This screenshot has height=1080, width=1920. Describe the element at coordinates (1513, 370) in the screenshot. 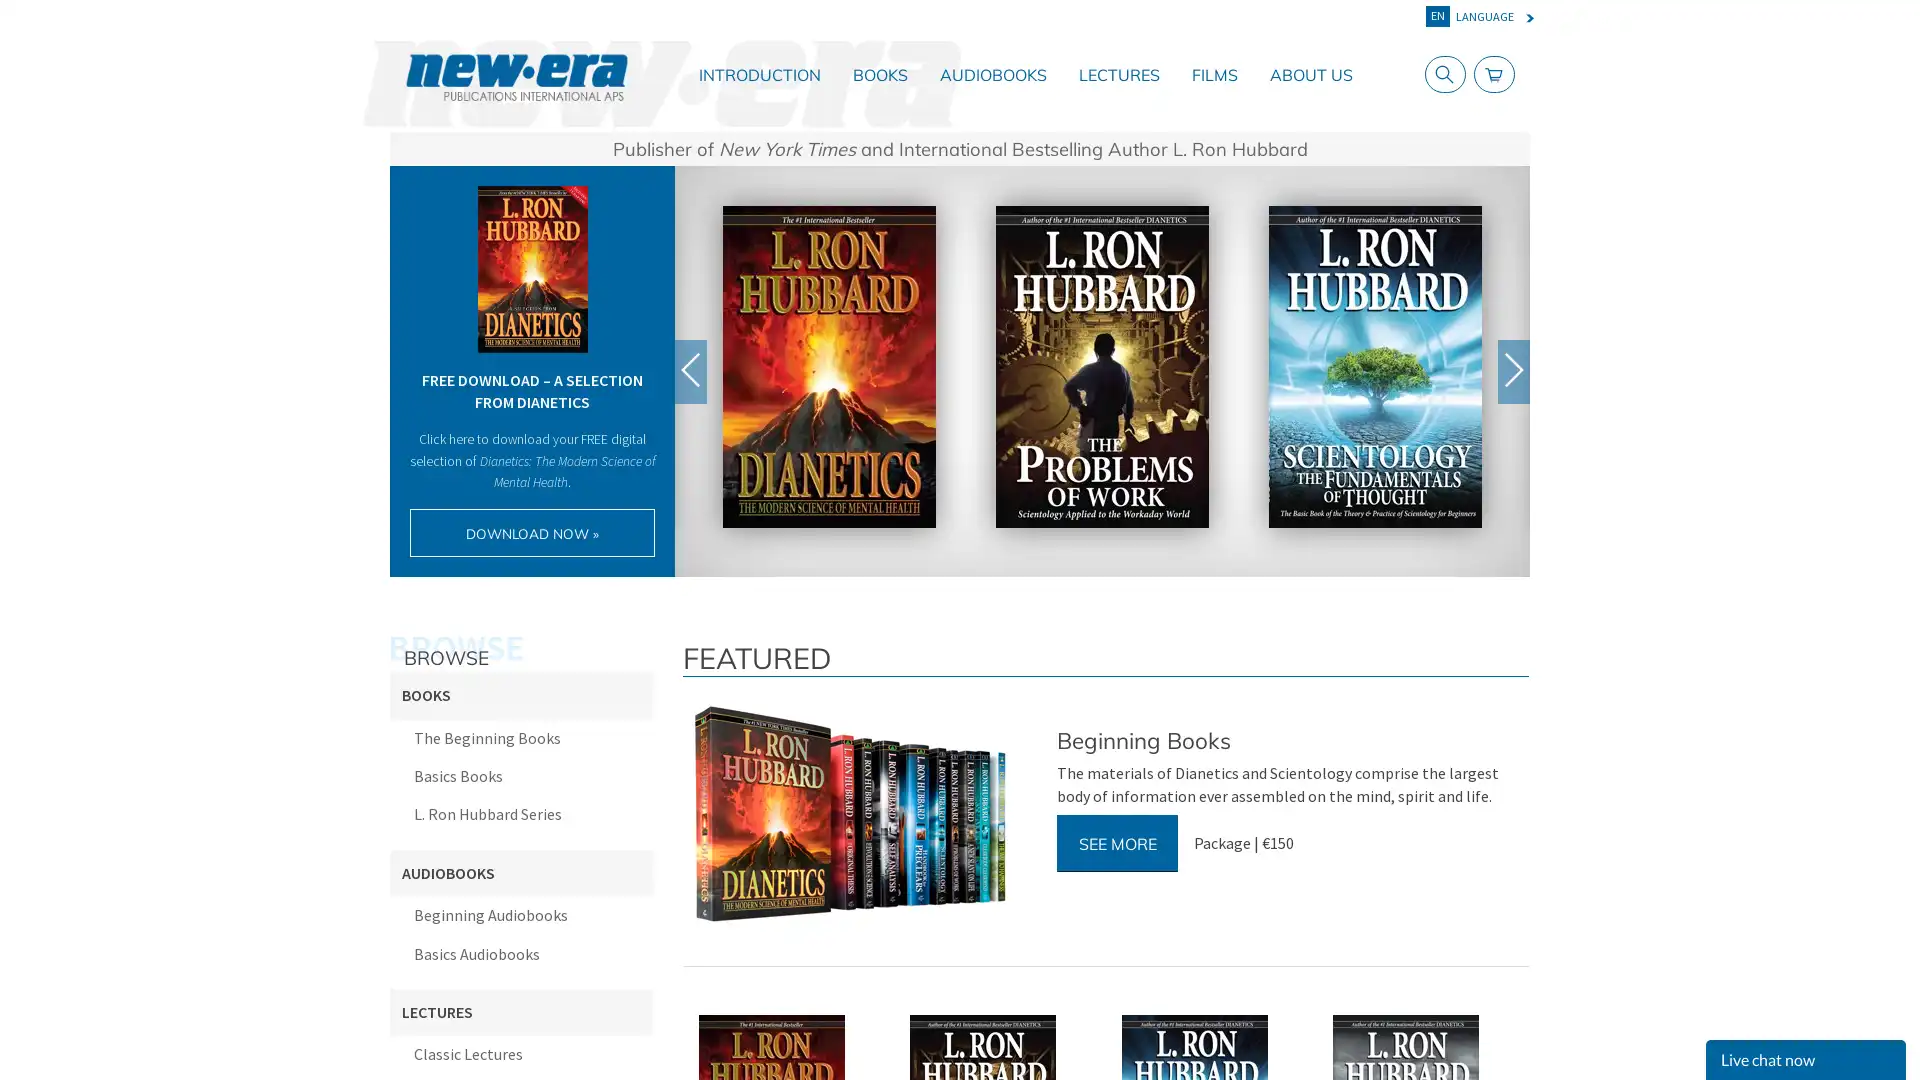

I see `Next slide` at that location.